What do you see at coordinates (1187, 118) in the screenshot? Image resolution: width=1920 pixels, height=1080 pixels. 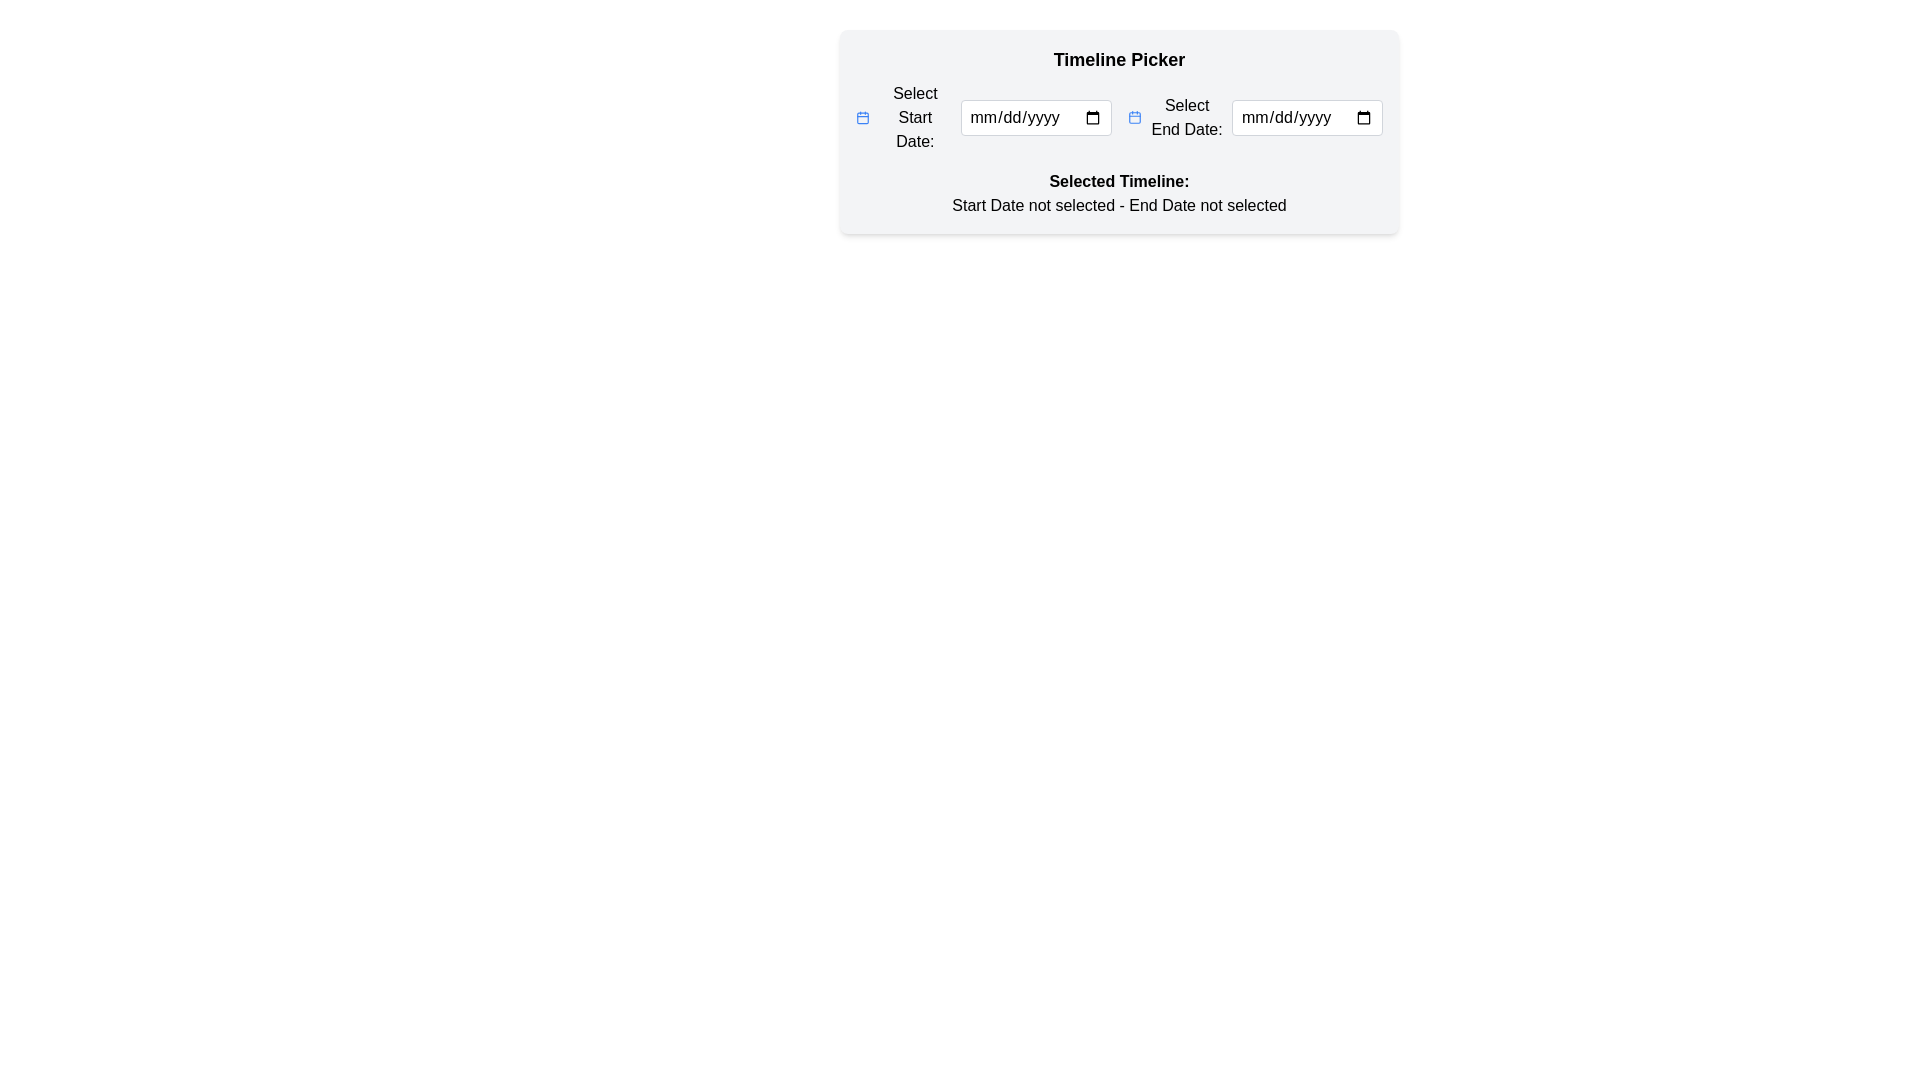 I see `the text label that displays 'Select End Date:' which is positioned to the right of the 'Select Start Date:' label and its input field` at bounding box center [1187, 118].